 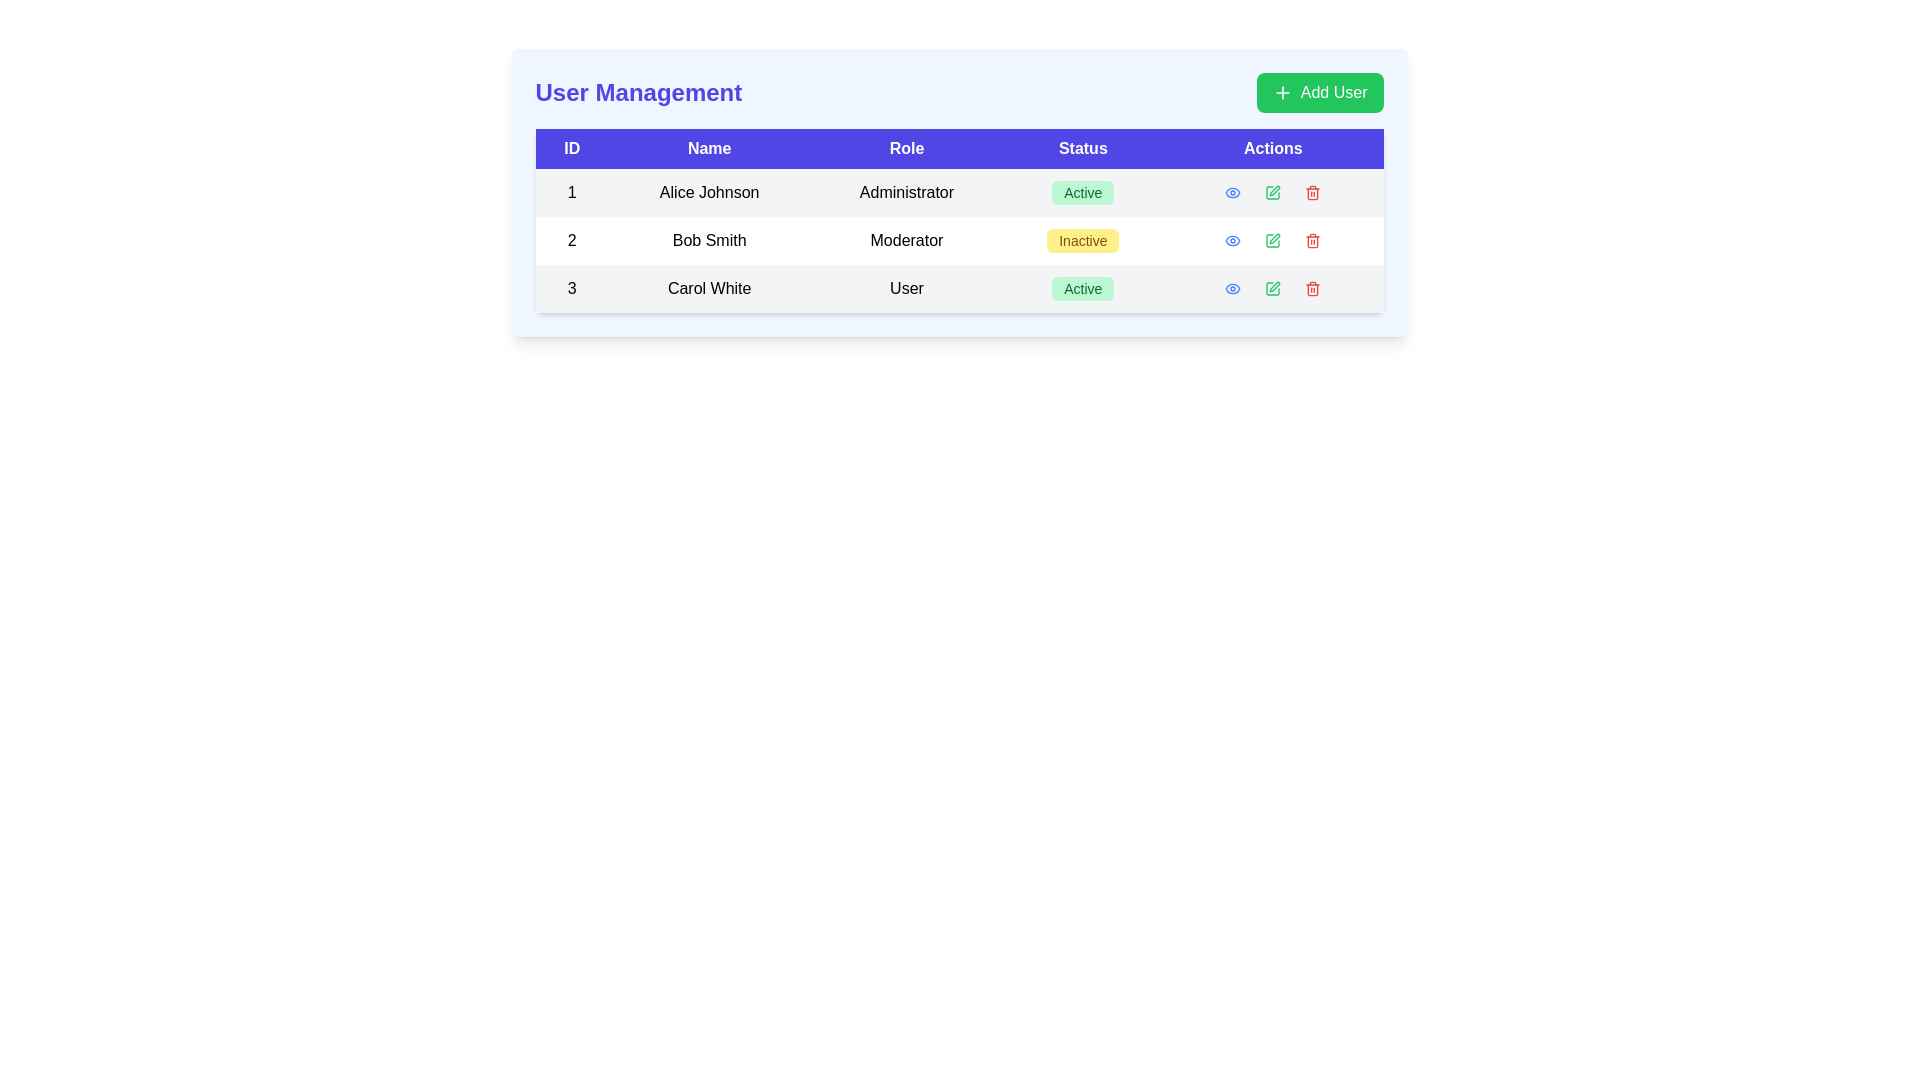 I want to click on the edit icon associated with the 'Moderator' role user in the 'Actions' column of the table, so click(x=1274, y=191).